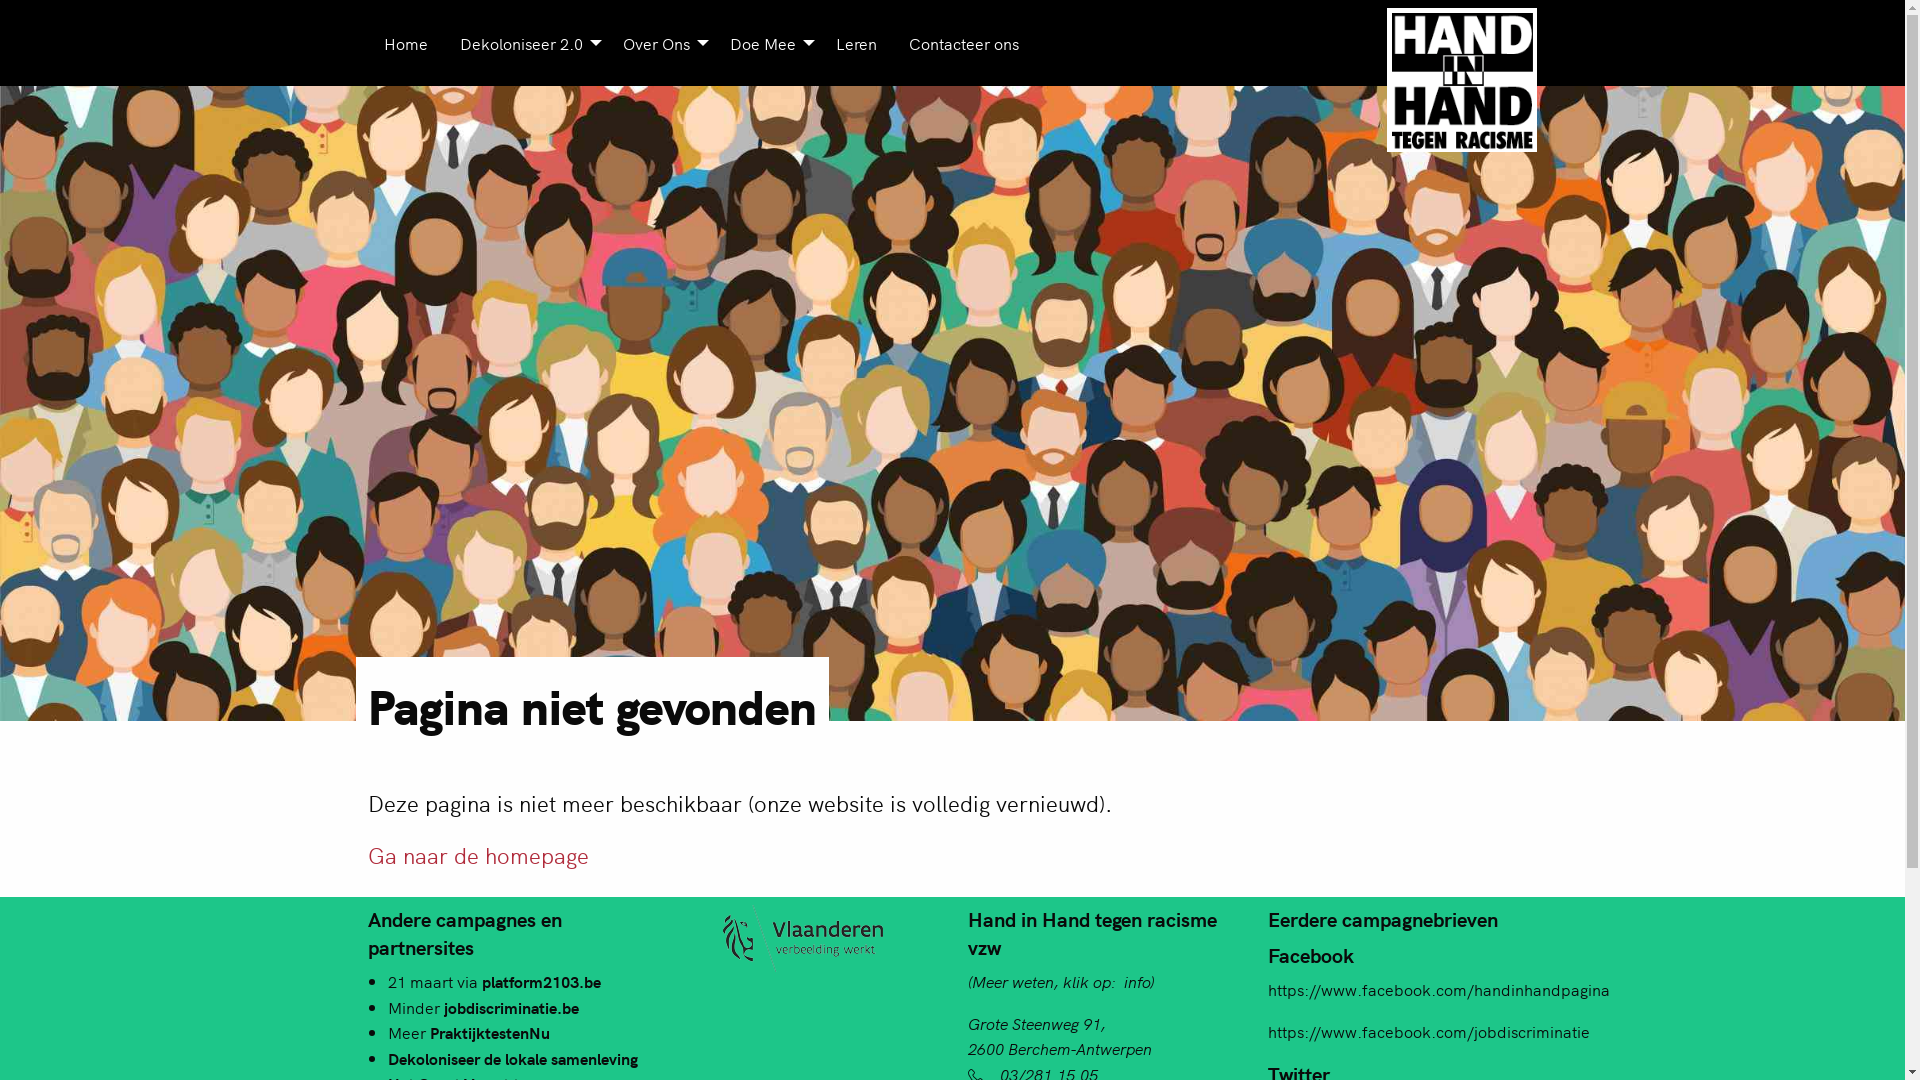 Image resolution: width=1920 pixels, height=1080 pixels. I want to click on 'Home', so click(405, 42).